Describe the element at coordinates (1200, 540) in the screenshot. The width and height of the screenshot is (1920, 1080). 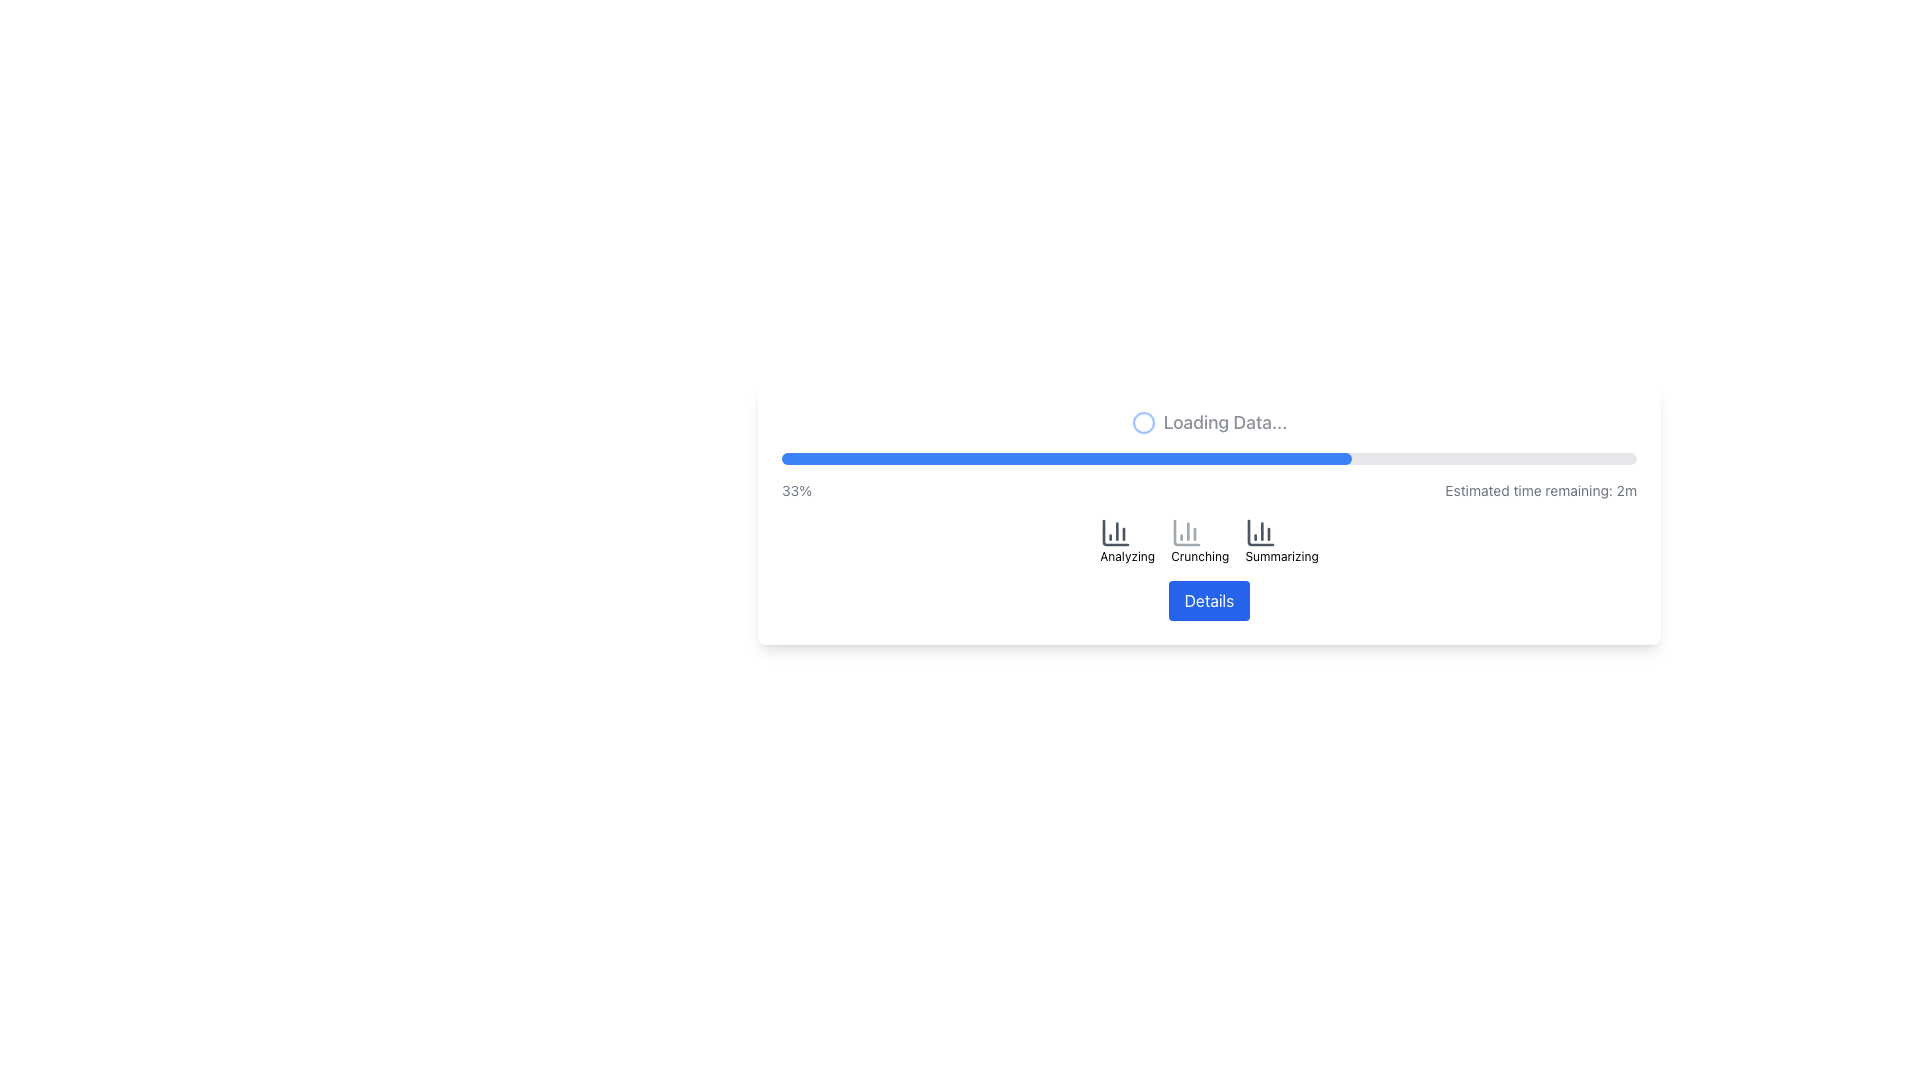
I see `the 'Crunching' text label with a bar chart icon, which is the middle element in a row of three similar items` at that location.